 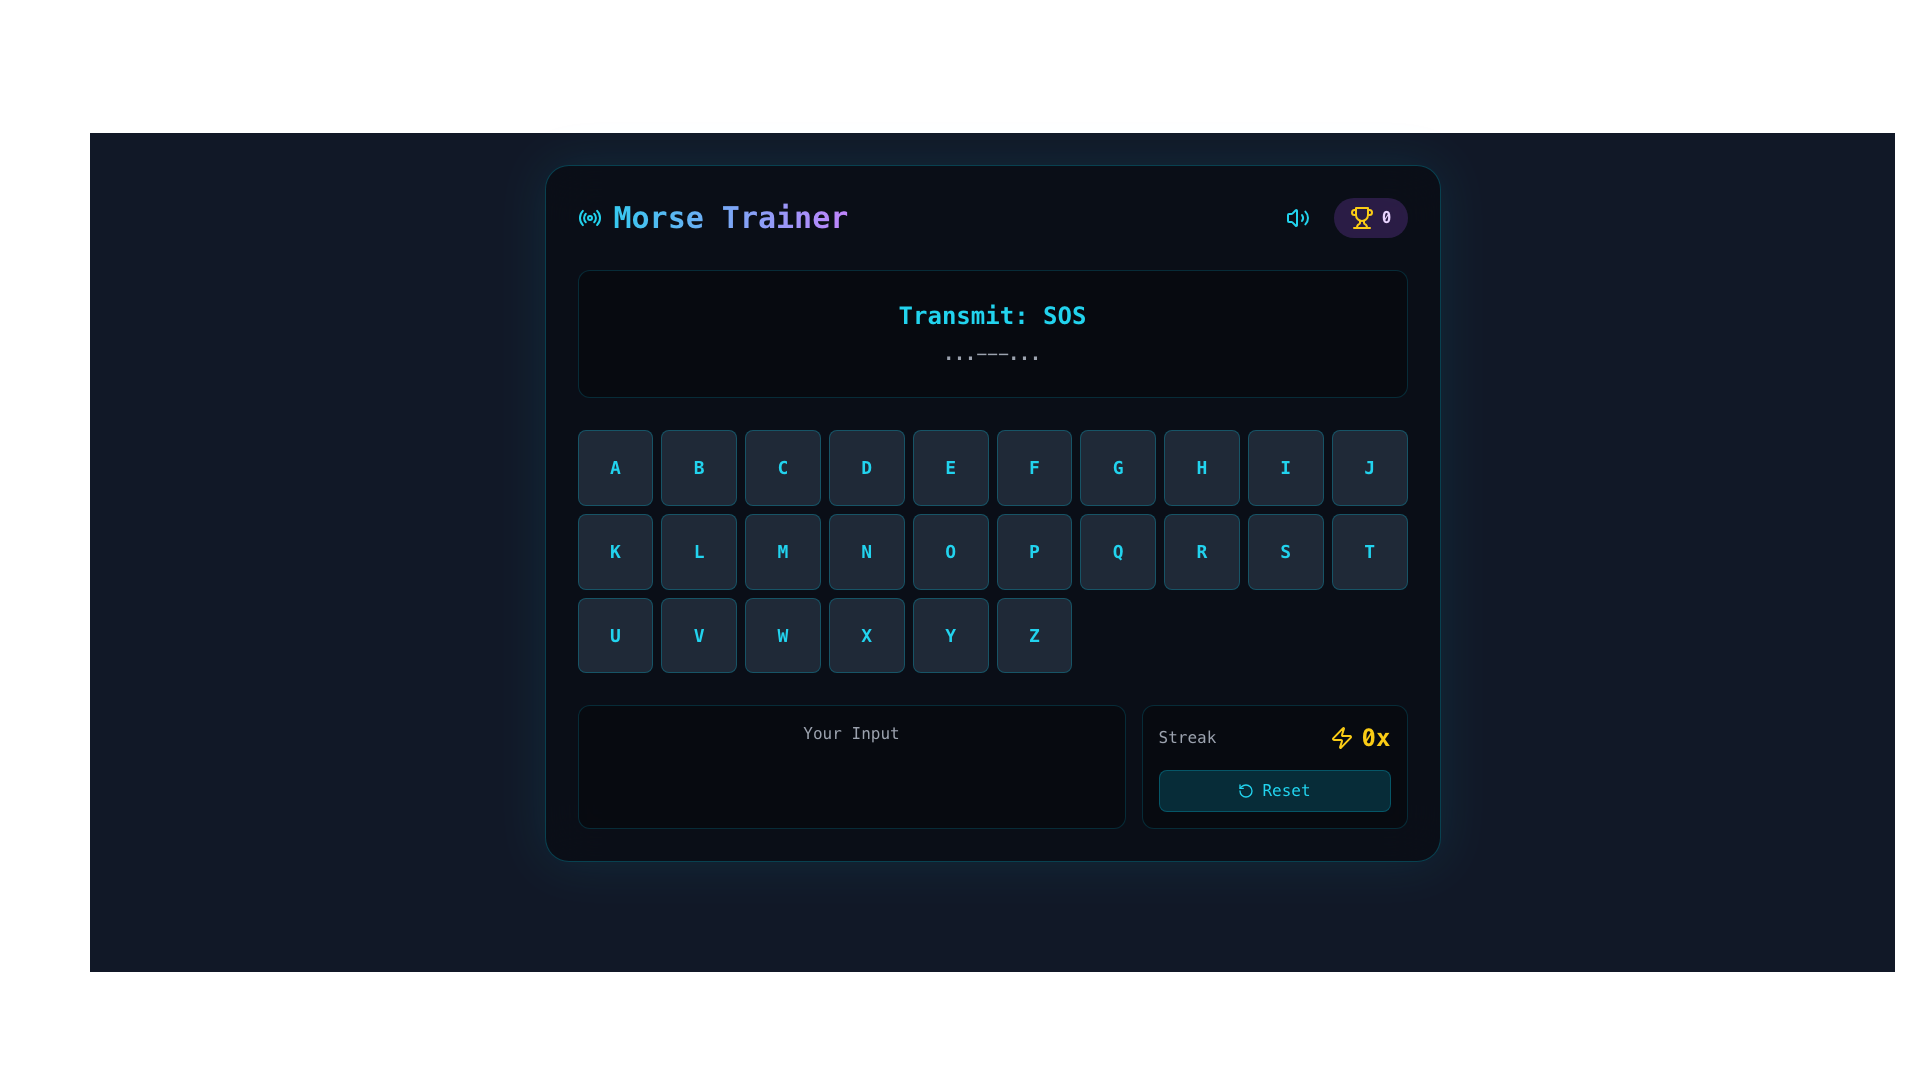 What do you see at coordinates (949, 635) in the screenshot?
I see `the interactive button representing the letter 'Y'` at bounding box center [949, 635].